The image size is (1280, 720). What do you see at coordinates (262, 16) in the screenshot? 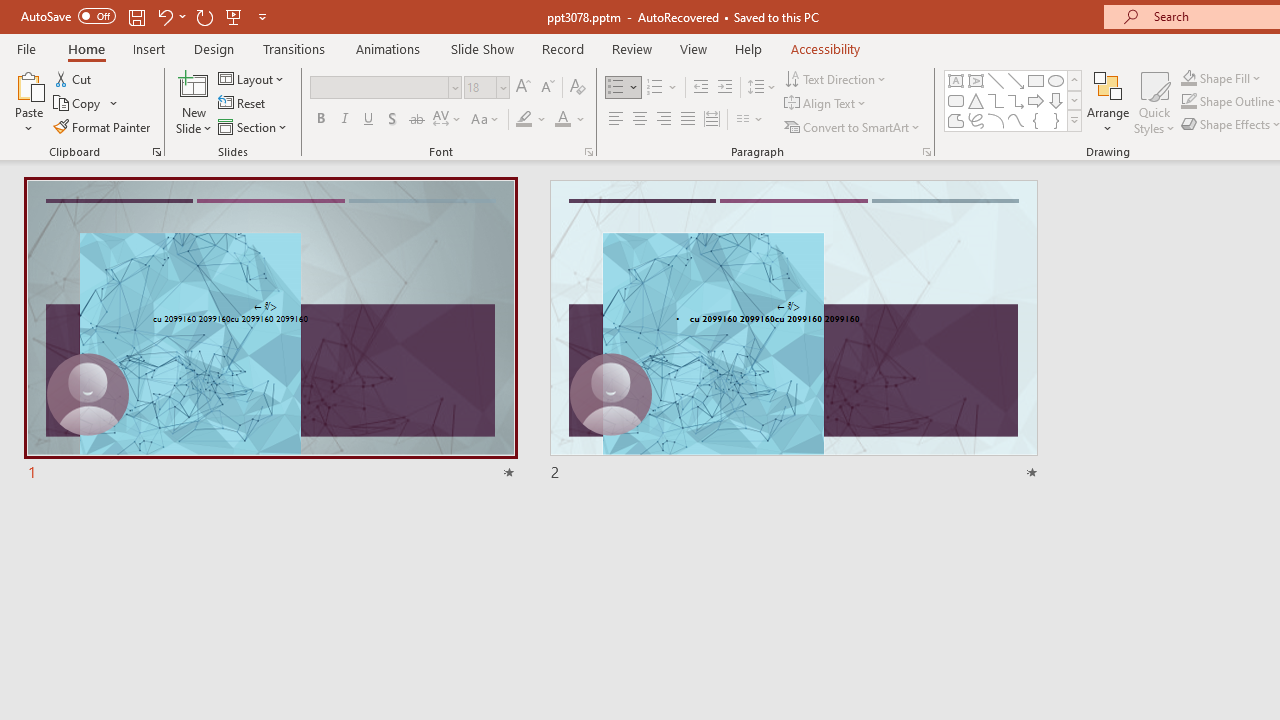
I see `'Customize Quick Access Toolbar'` at bounding box center [262, 16].